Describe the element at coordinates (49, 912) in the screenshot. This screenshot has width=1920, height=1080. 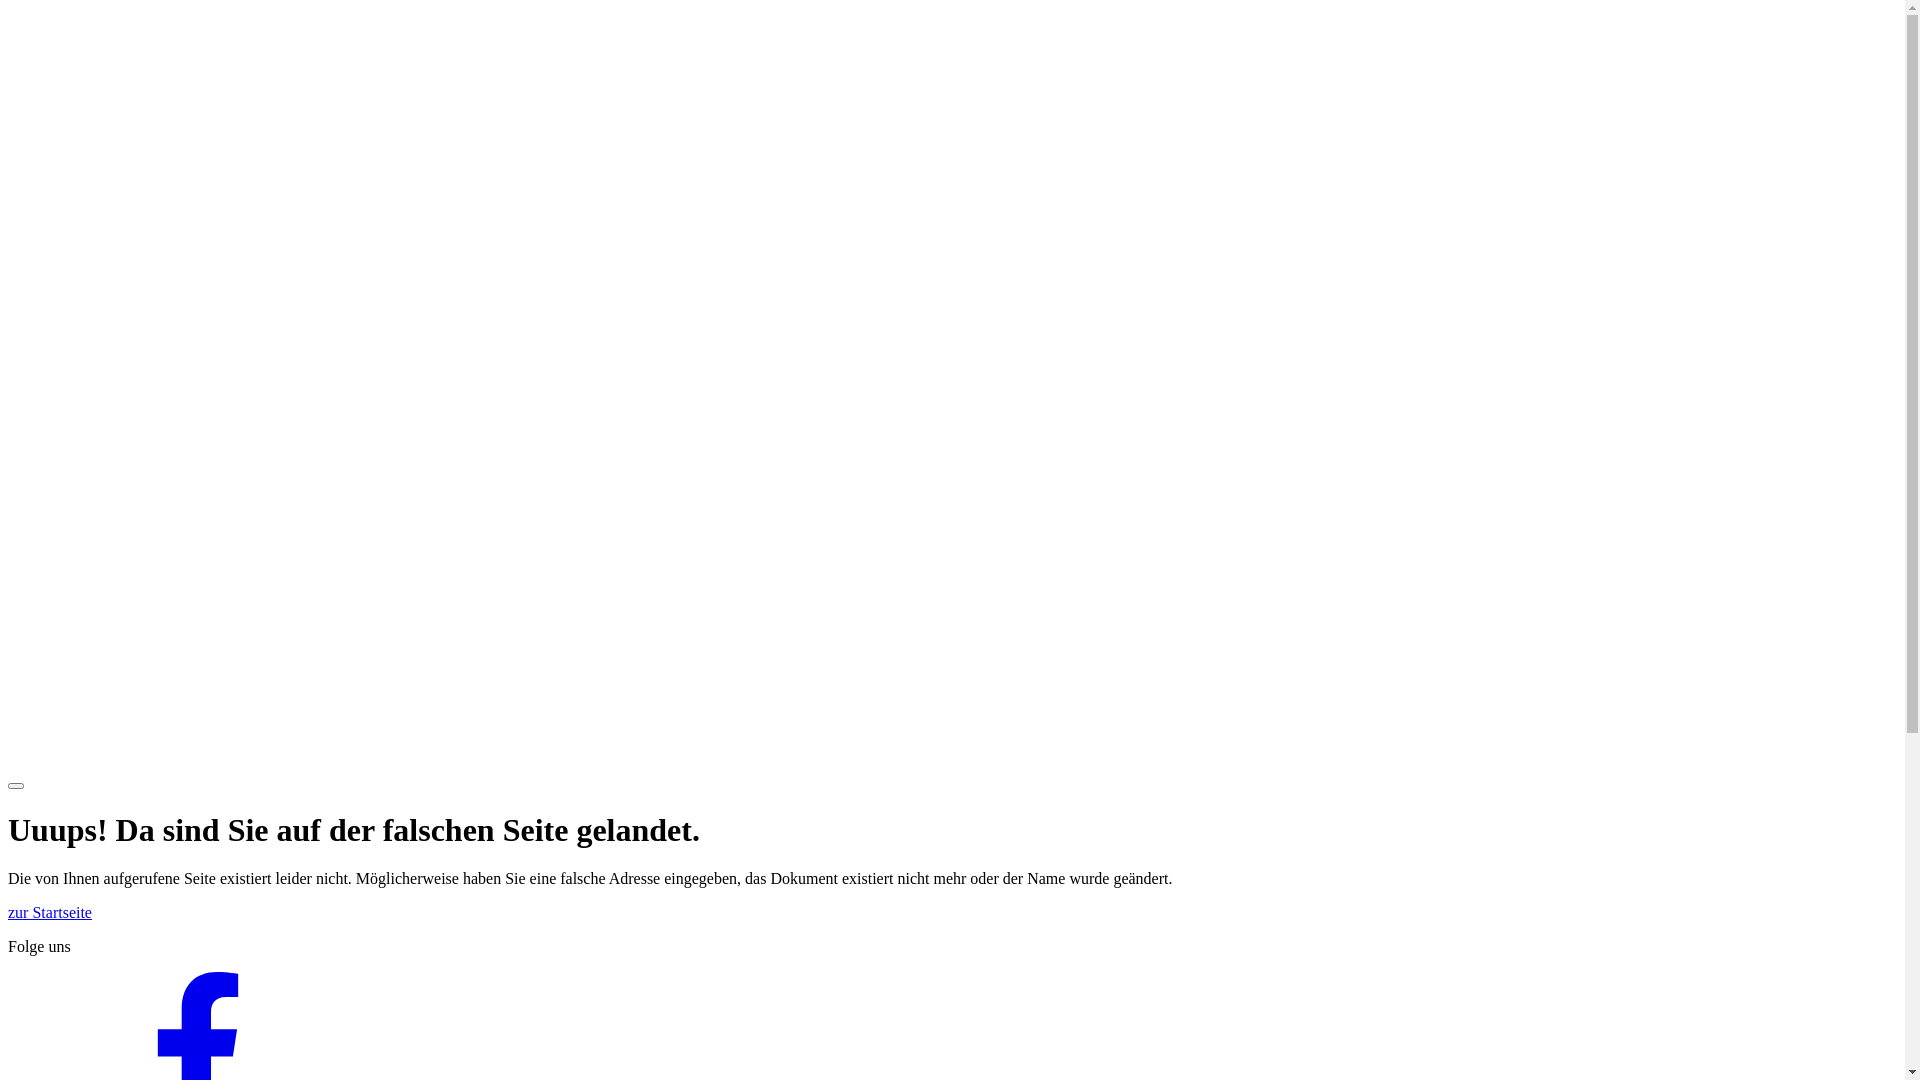
I see `'zur Startseite'` at that location.